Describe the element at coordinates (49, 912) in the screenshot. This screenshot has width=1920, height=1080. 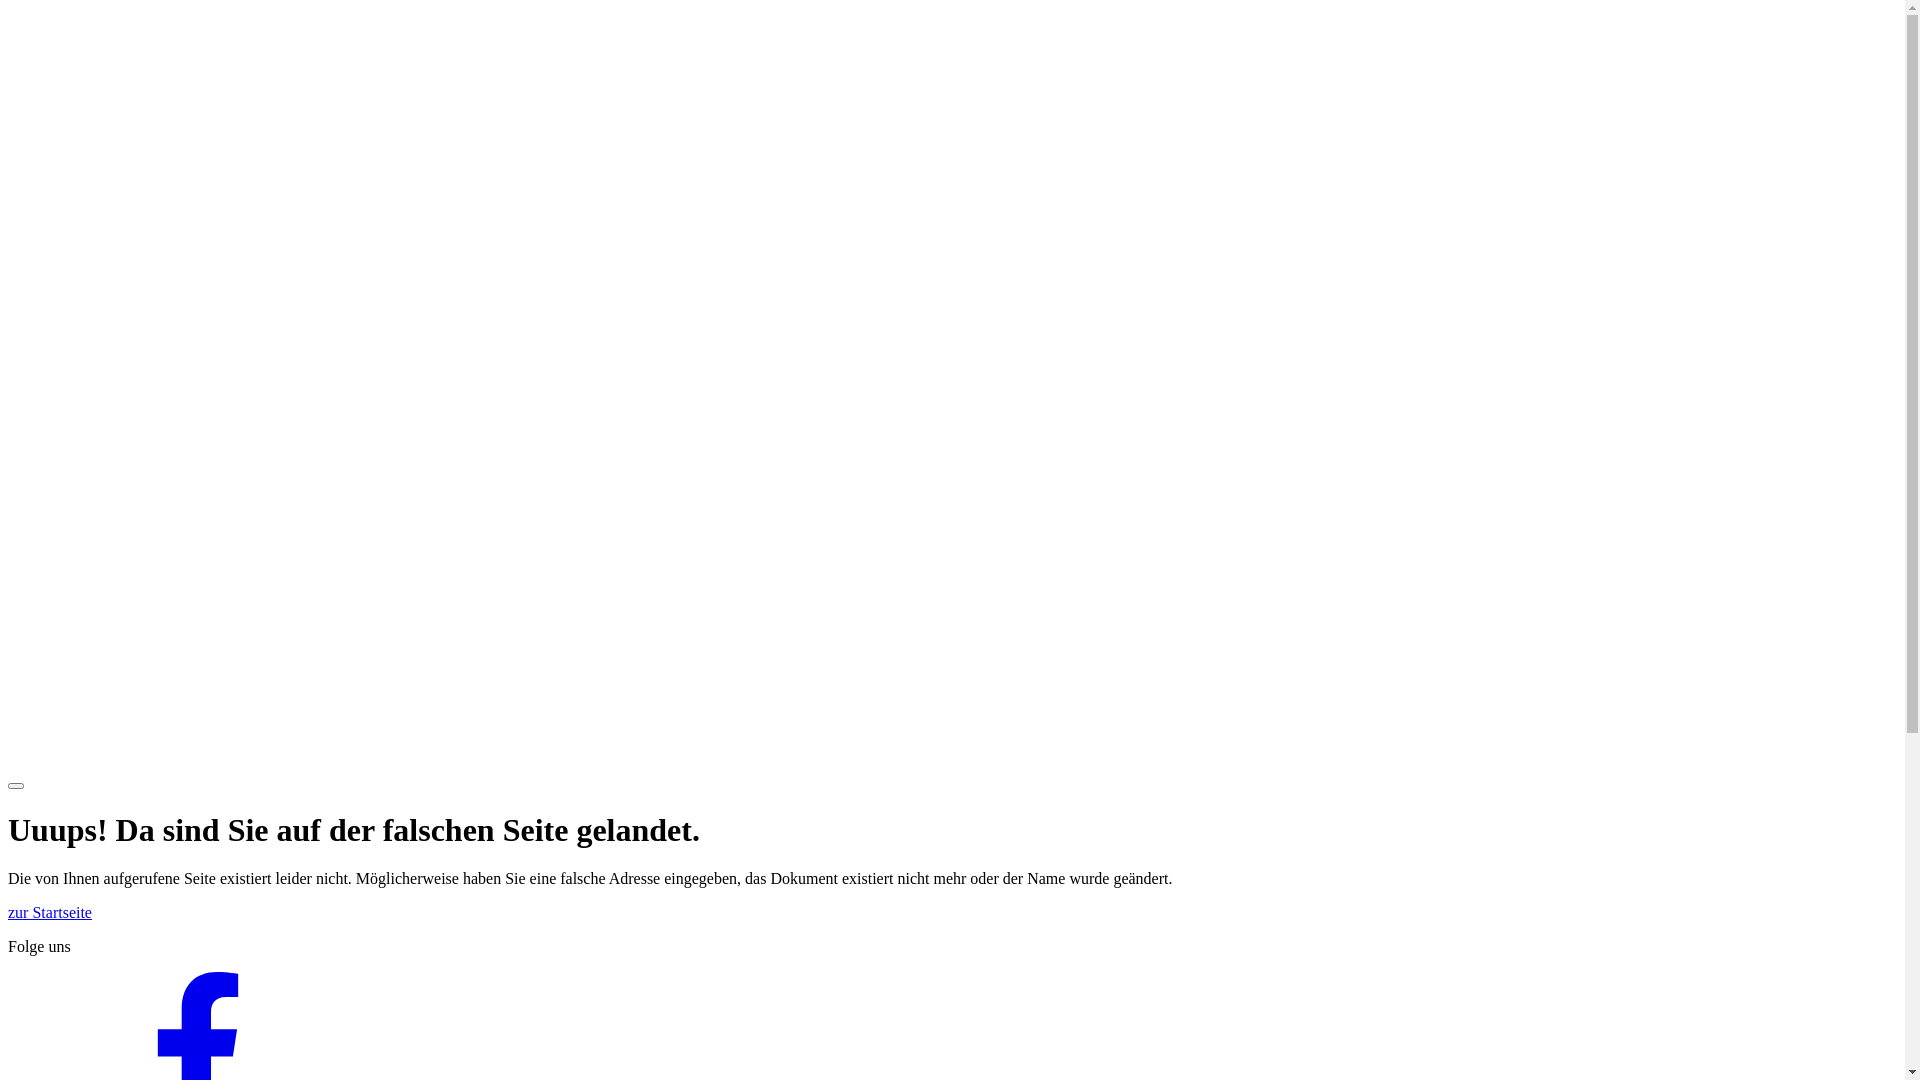
I see `'zur Startseite'` at that location.